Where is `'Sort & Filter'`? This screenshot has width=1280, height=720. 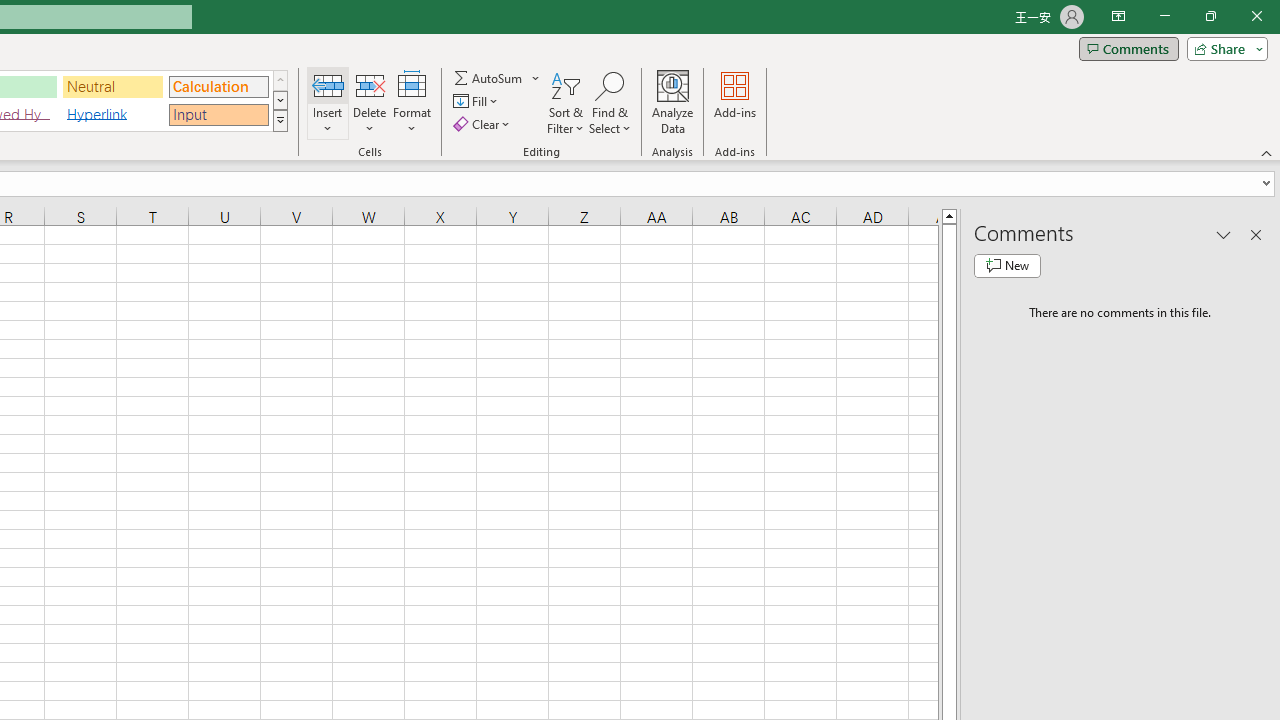 'Sort & Filter' is located at coordinates (565, 103).